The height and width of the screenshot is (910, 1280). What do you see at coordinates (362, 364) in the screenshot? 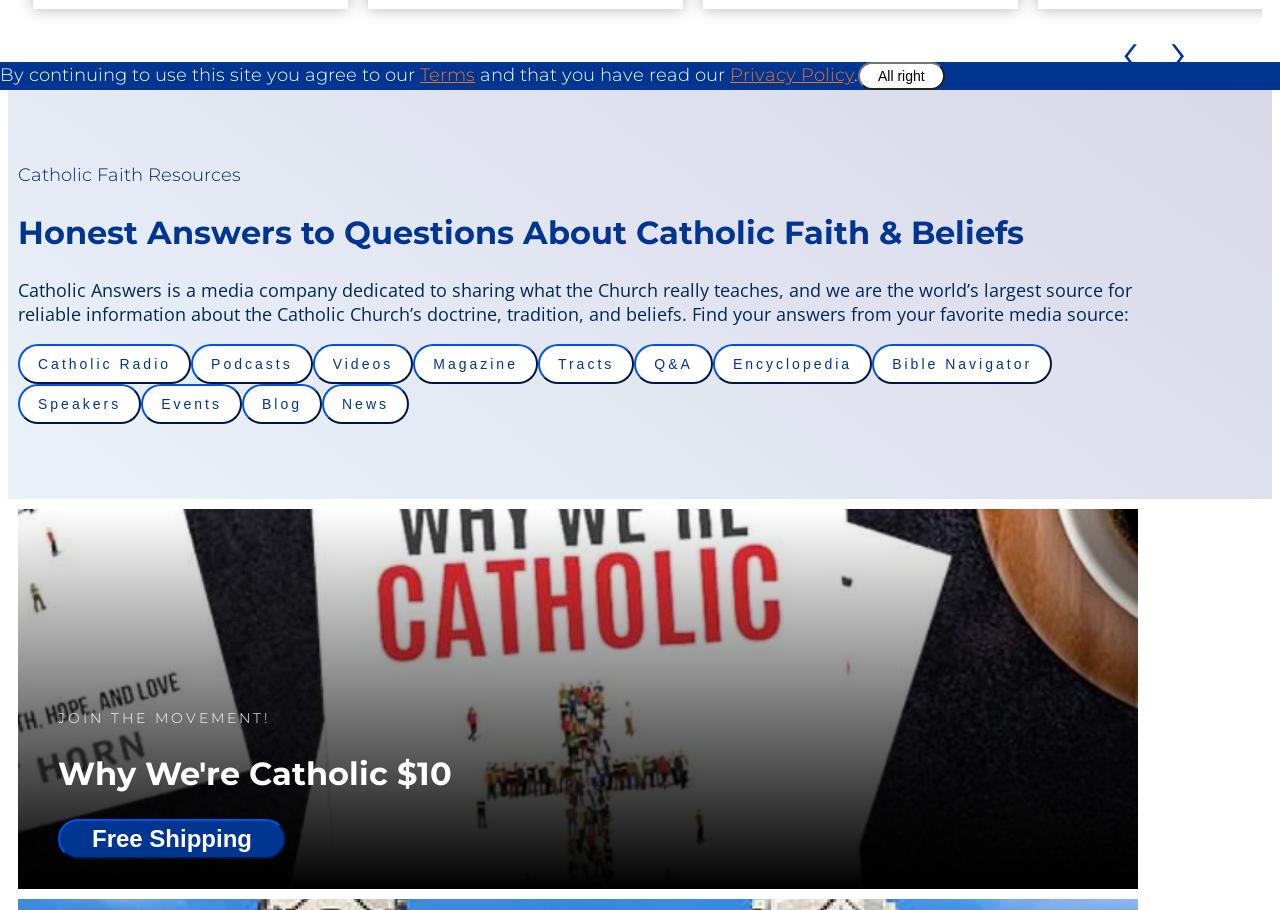
I see `'Videos'` at bounding box center [362, 364].